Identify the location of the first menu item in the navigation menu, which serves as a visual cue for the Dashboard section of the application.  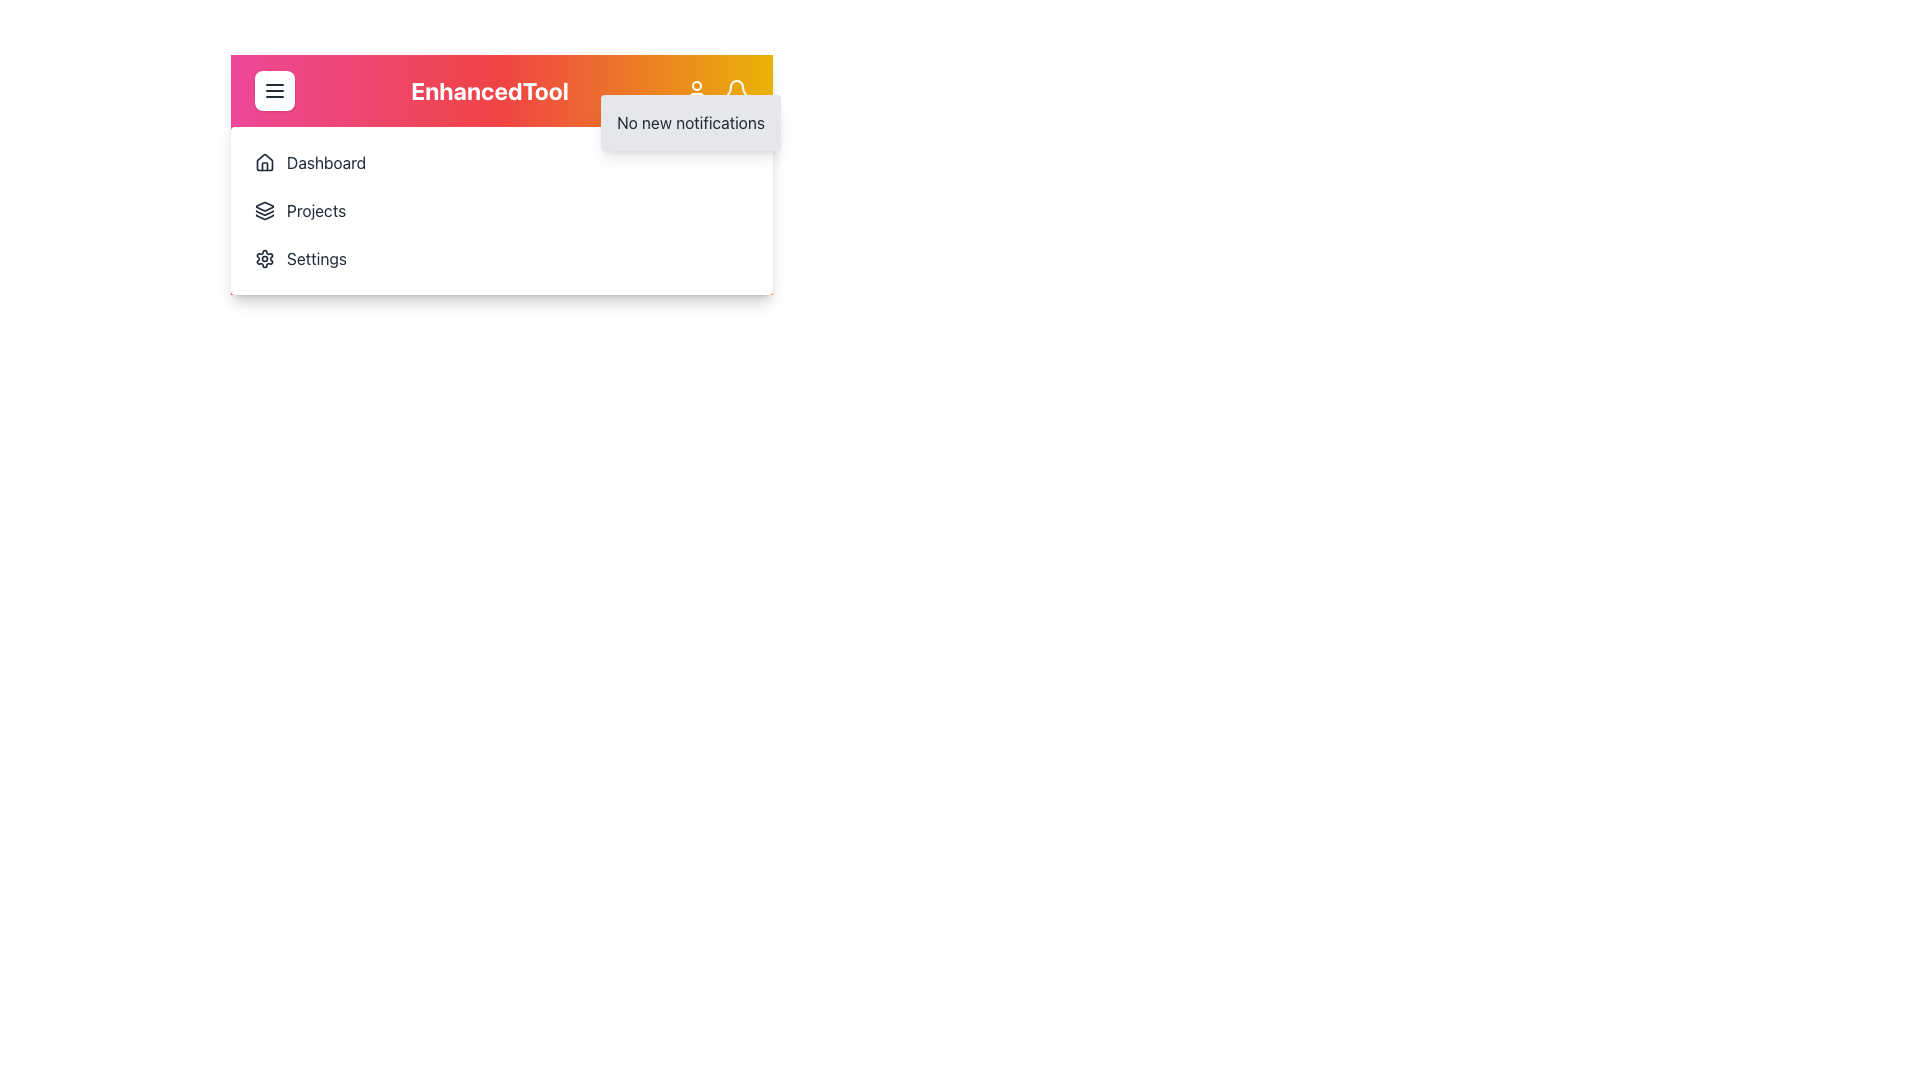
(502, 161).